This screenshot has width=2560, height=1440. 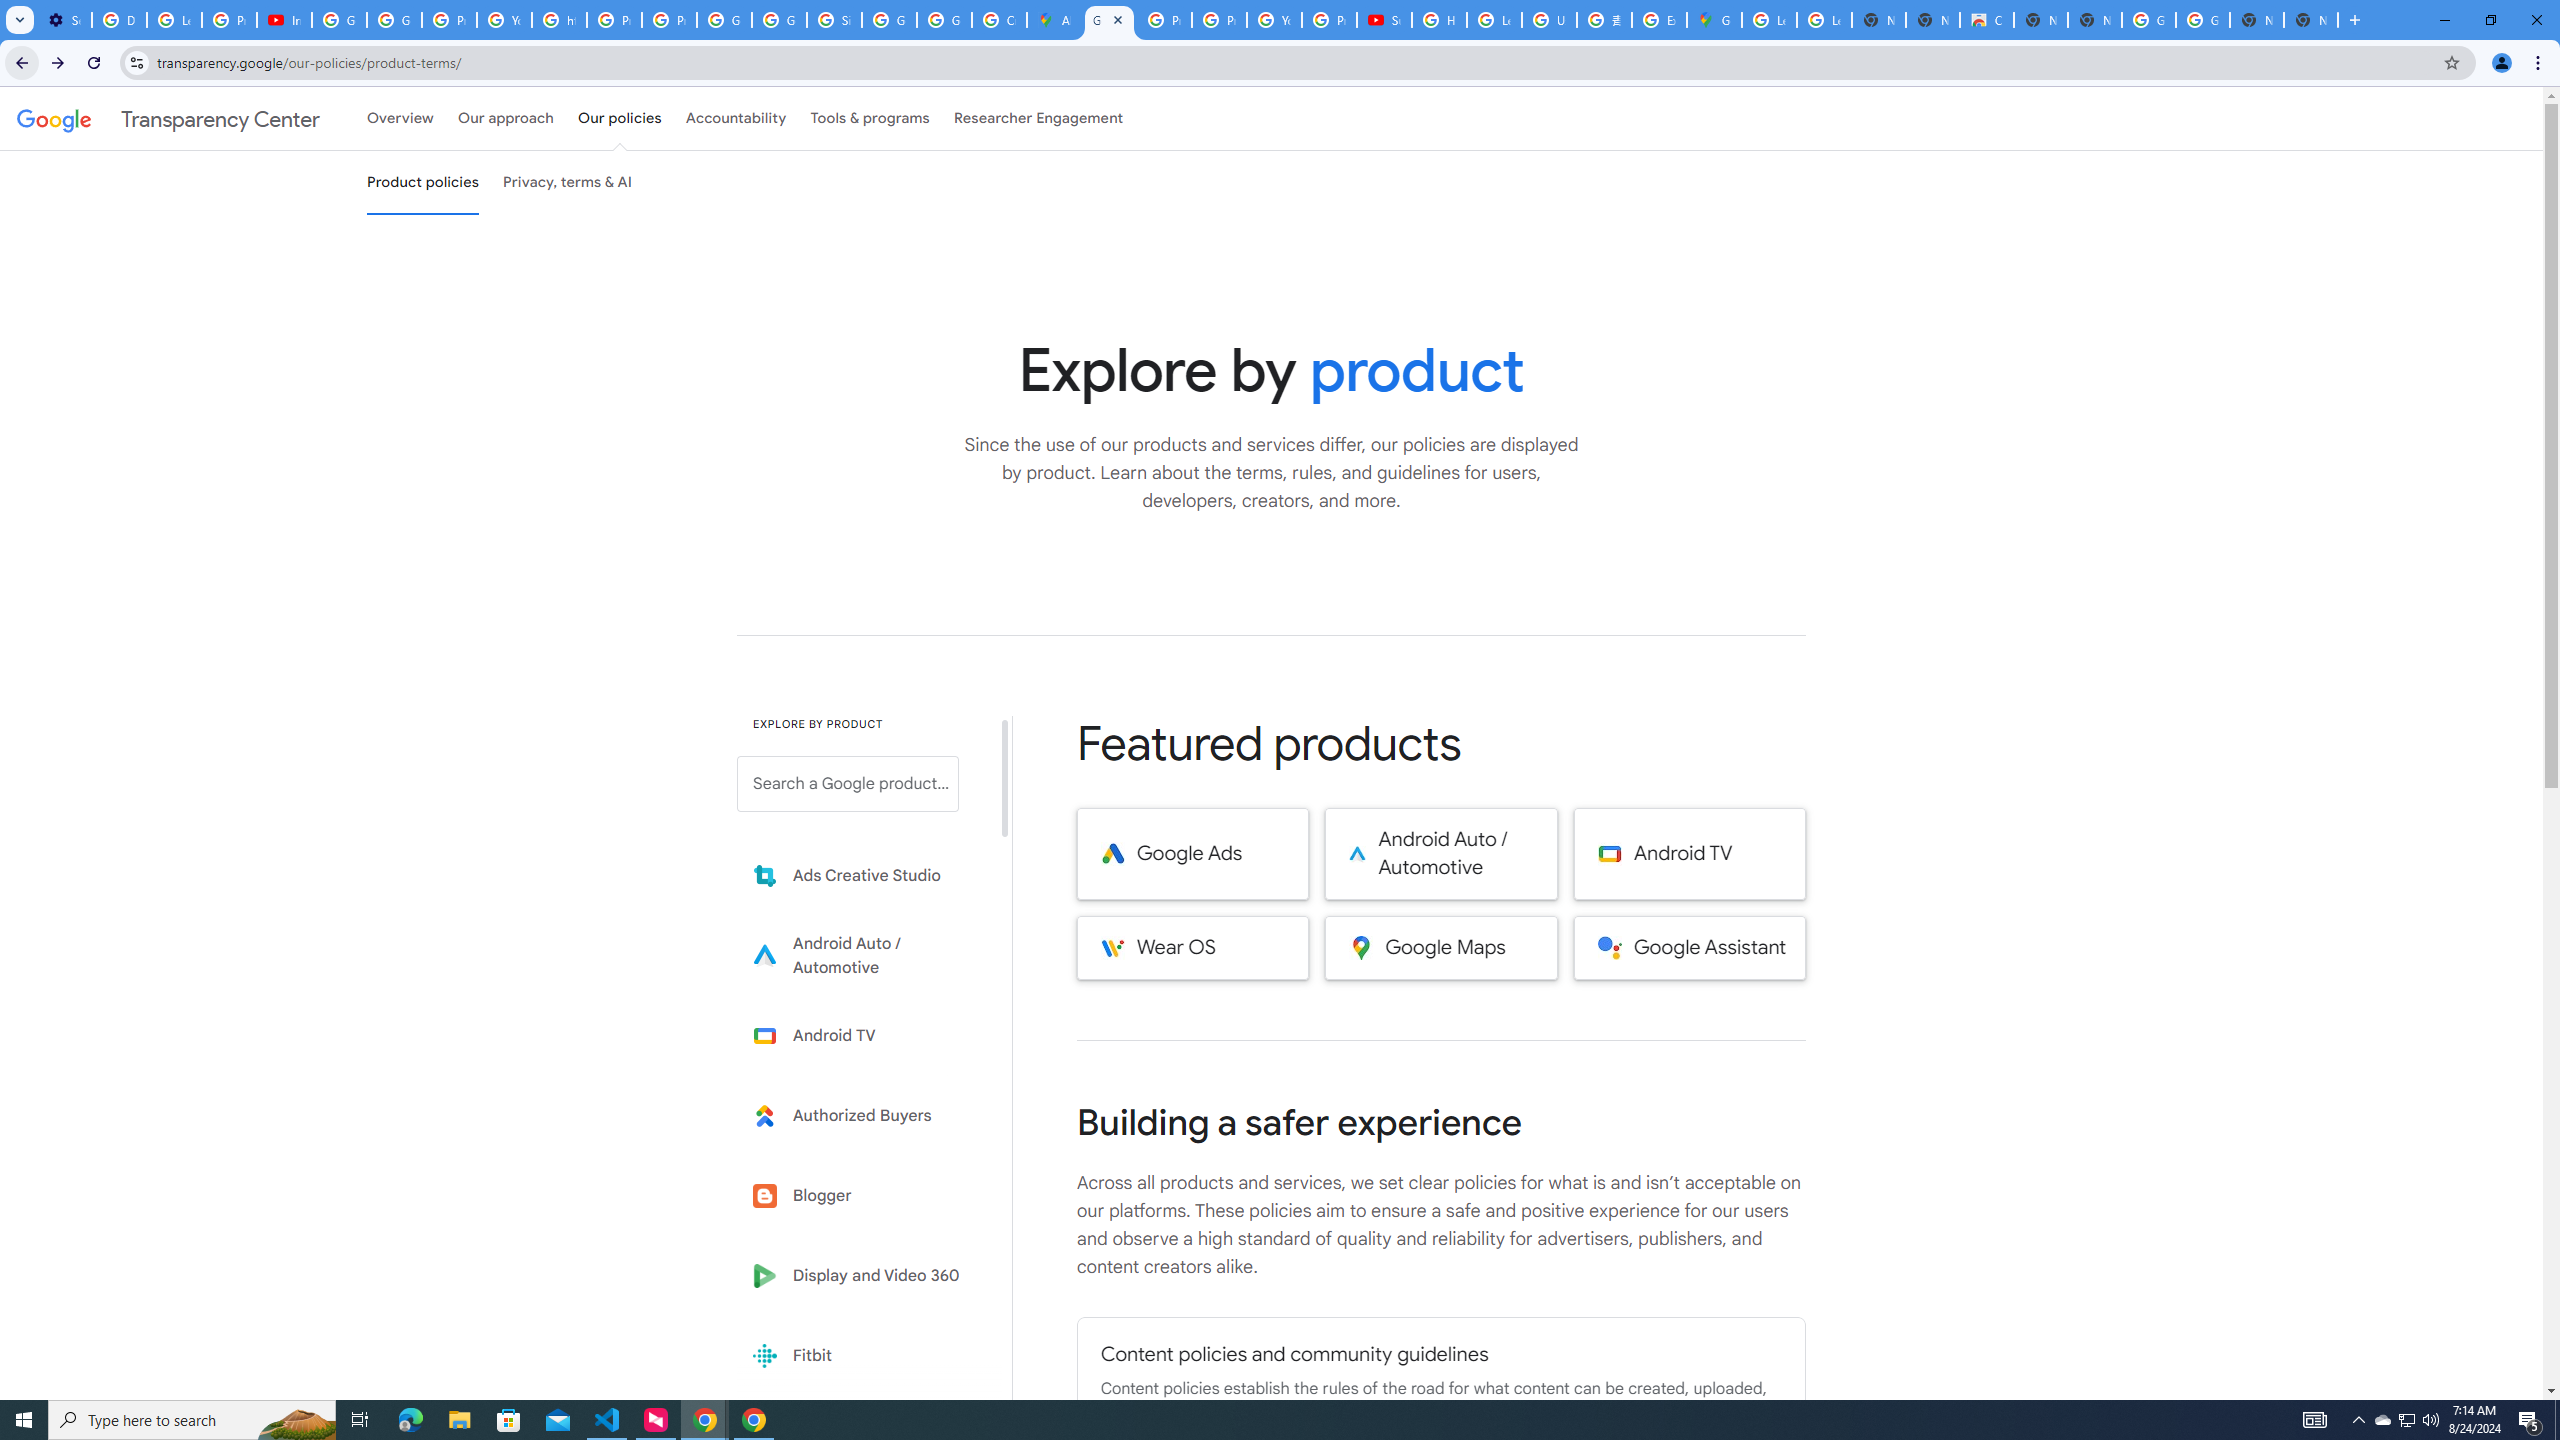 I want to click on 'Blogger', so click(x=861, y=1194).